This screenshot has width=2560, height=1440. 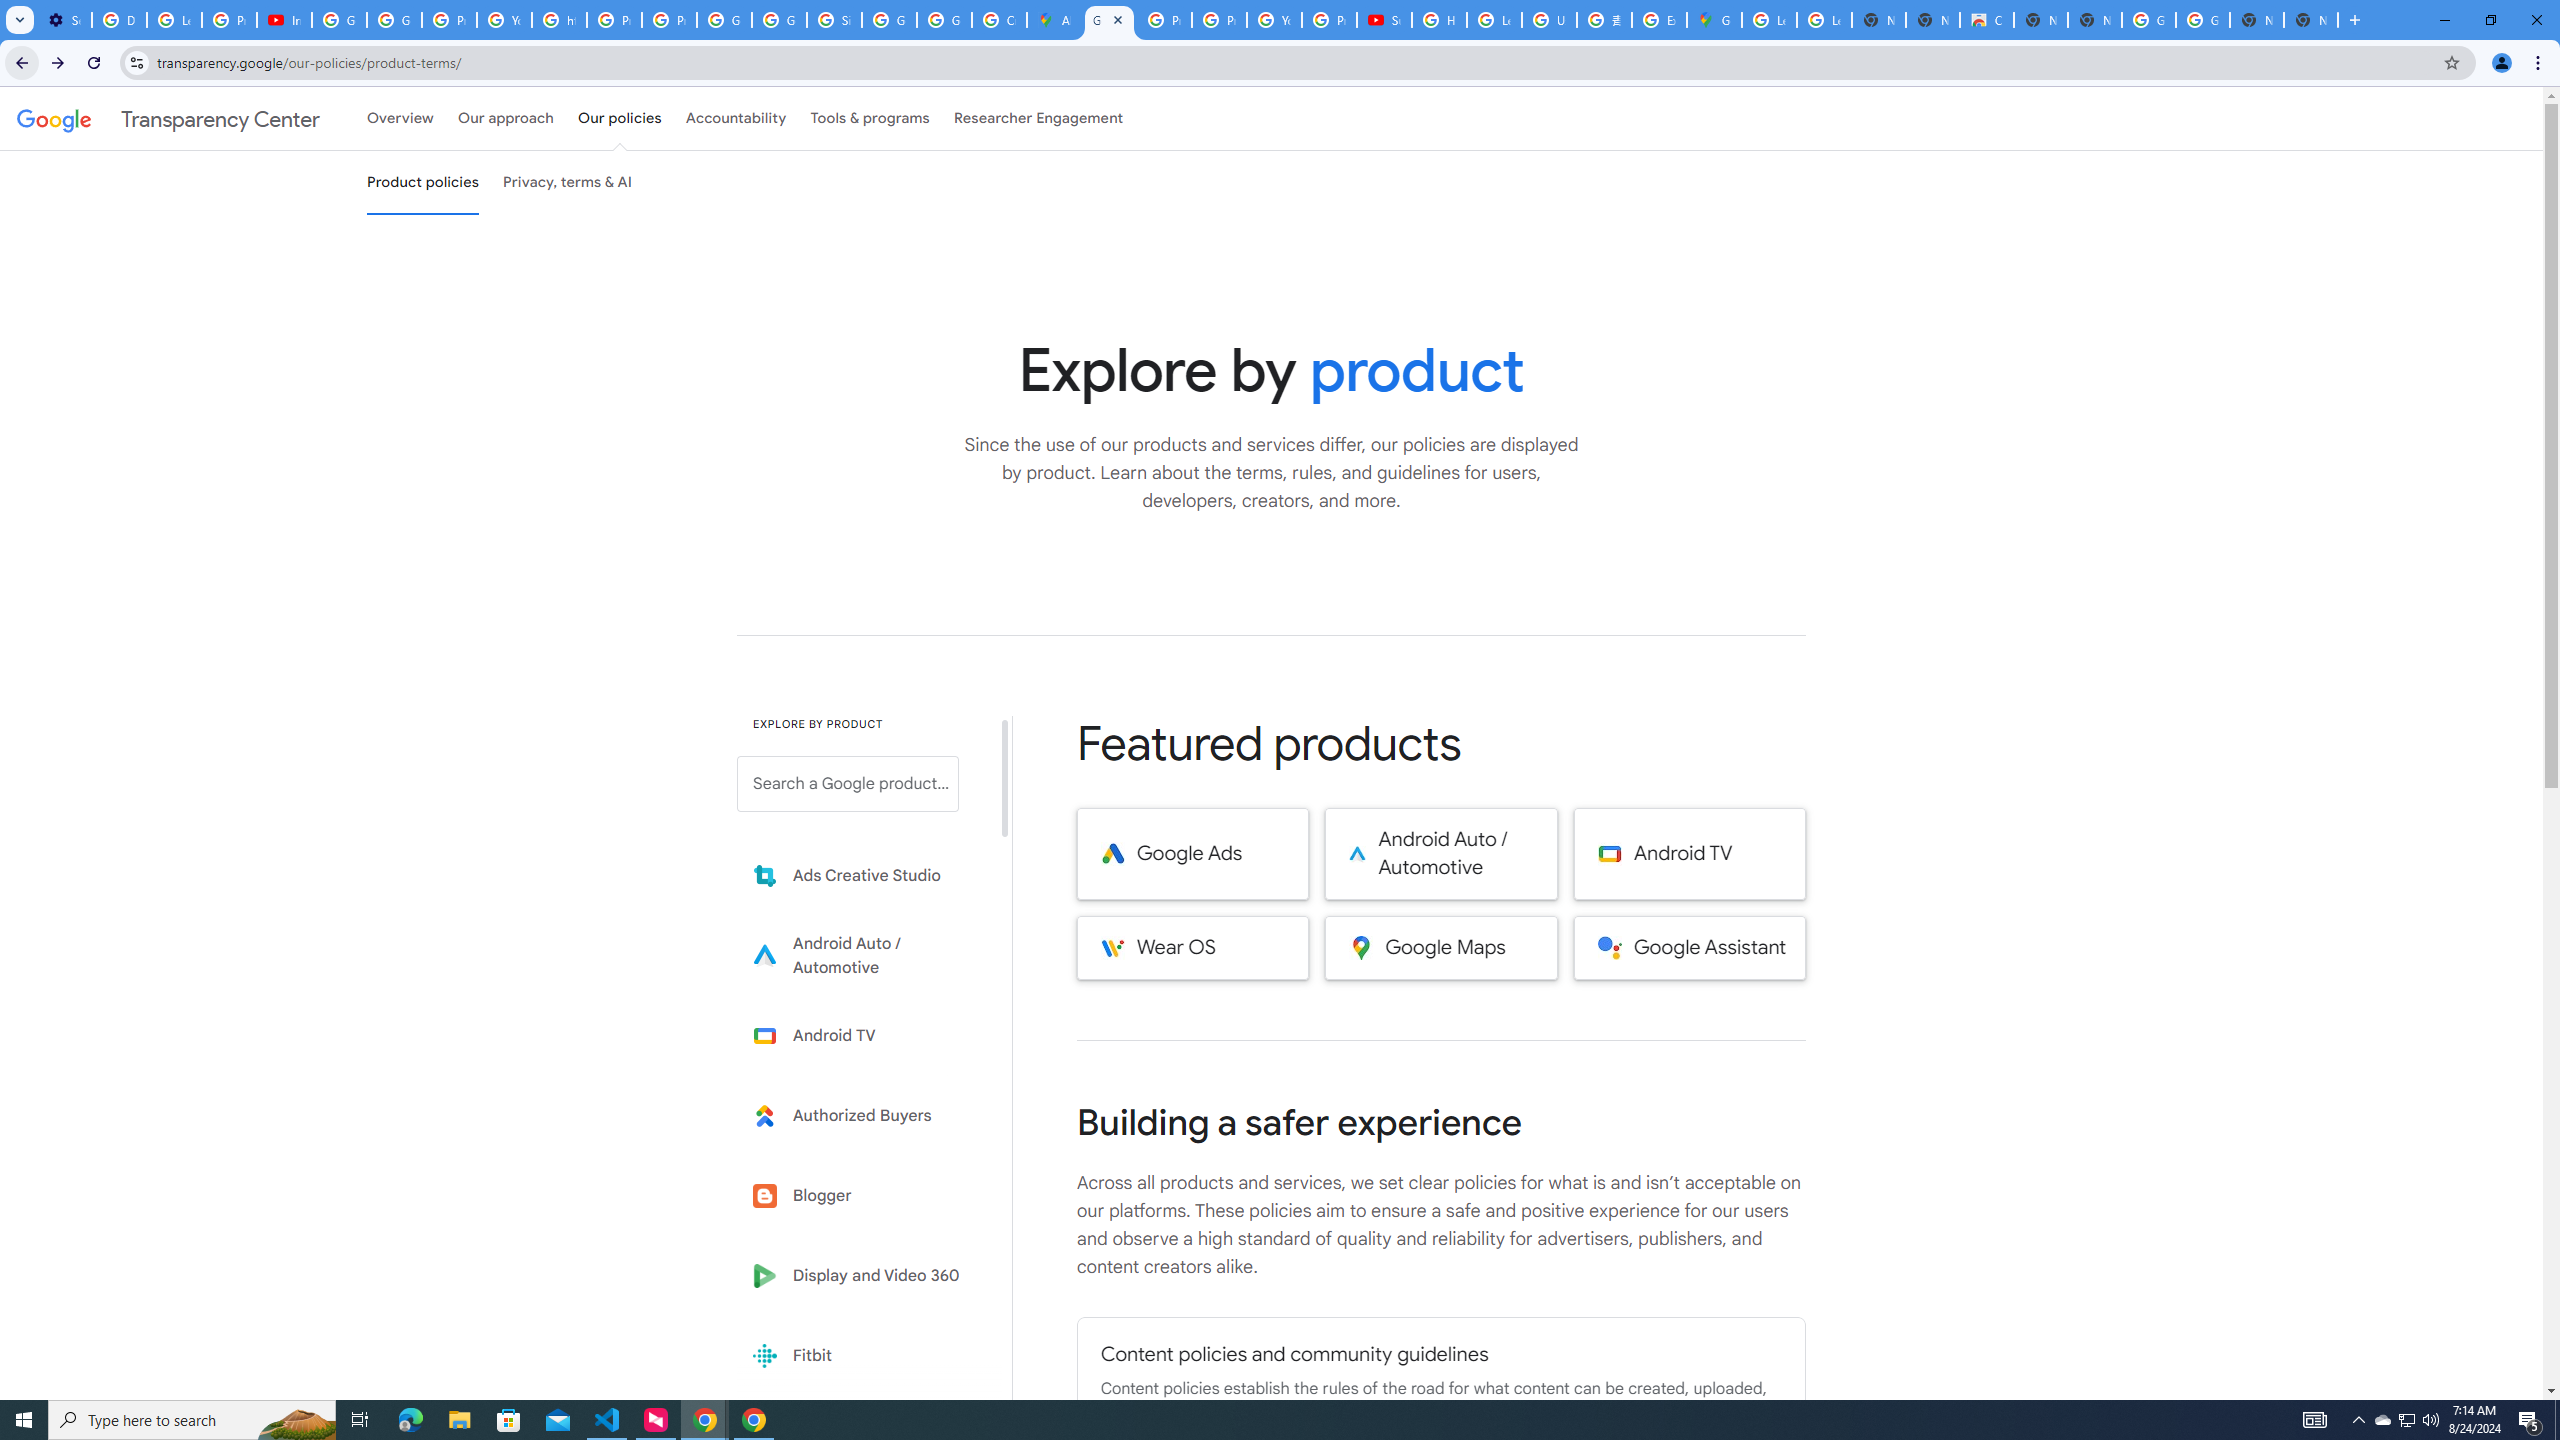 I want to click on 'Blogger', so click(x=861, y=1194).